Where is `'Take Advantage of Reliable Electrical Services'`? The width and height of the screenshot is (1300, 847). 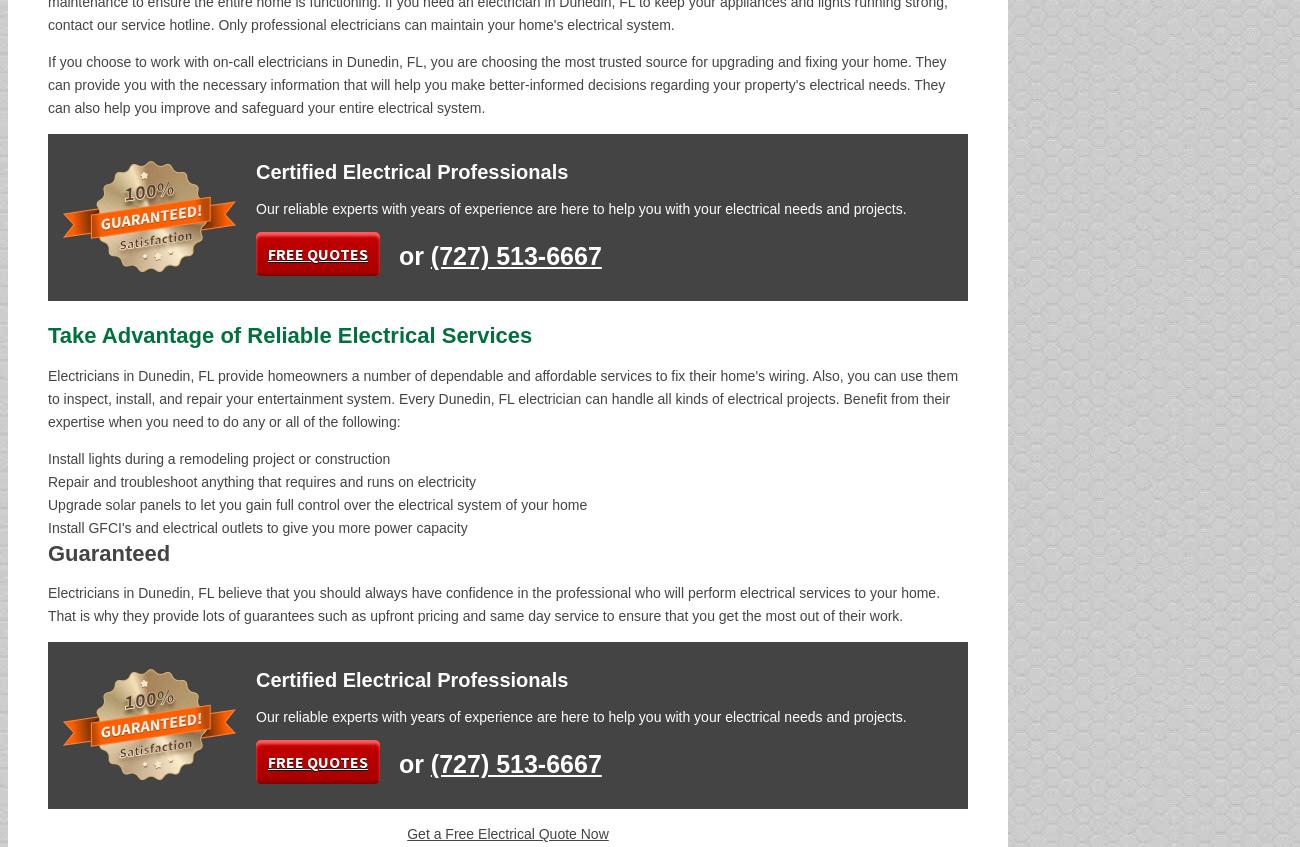 'Take Advantage of Reliable Electrical Services' is located at coordinates (290, 335).